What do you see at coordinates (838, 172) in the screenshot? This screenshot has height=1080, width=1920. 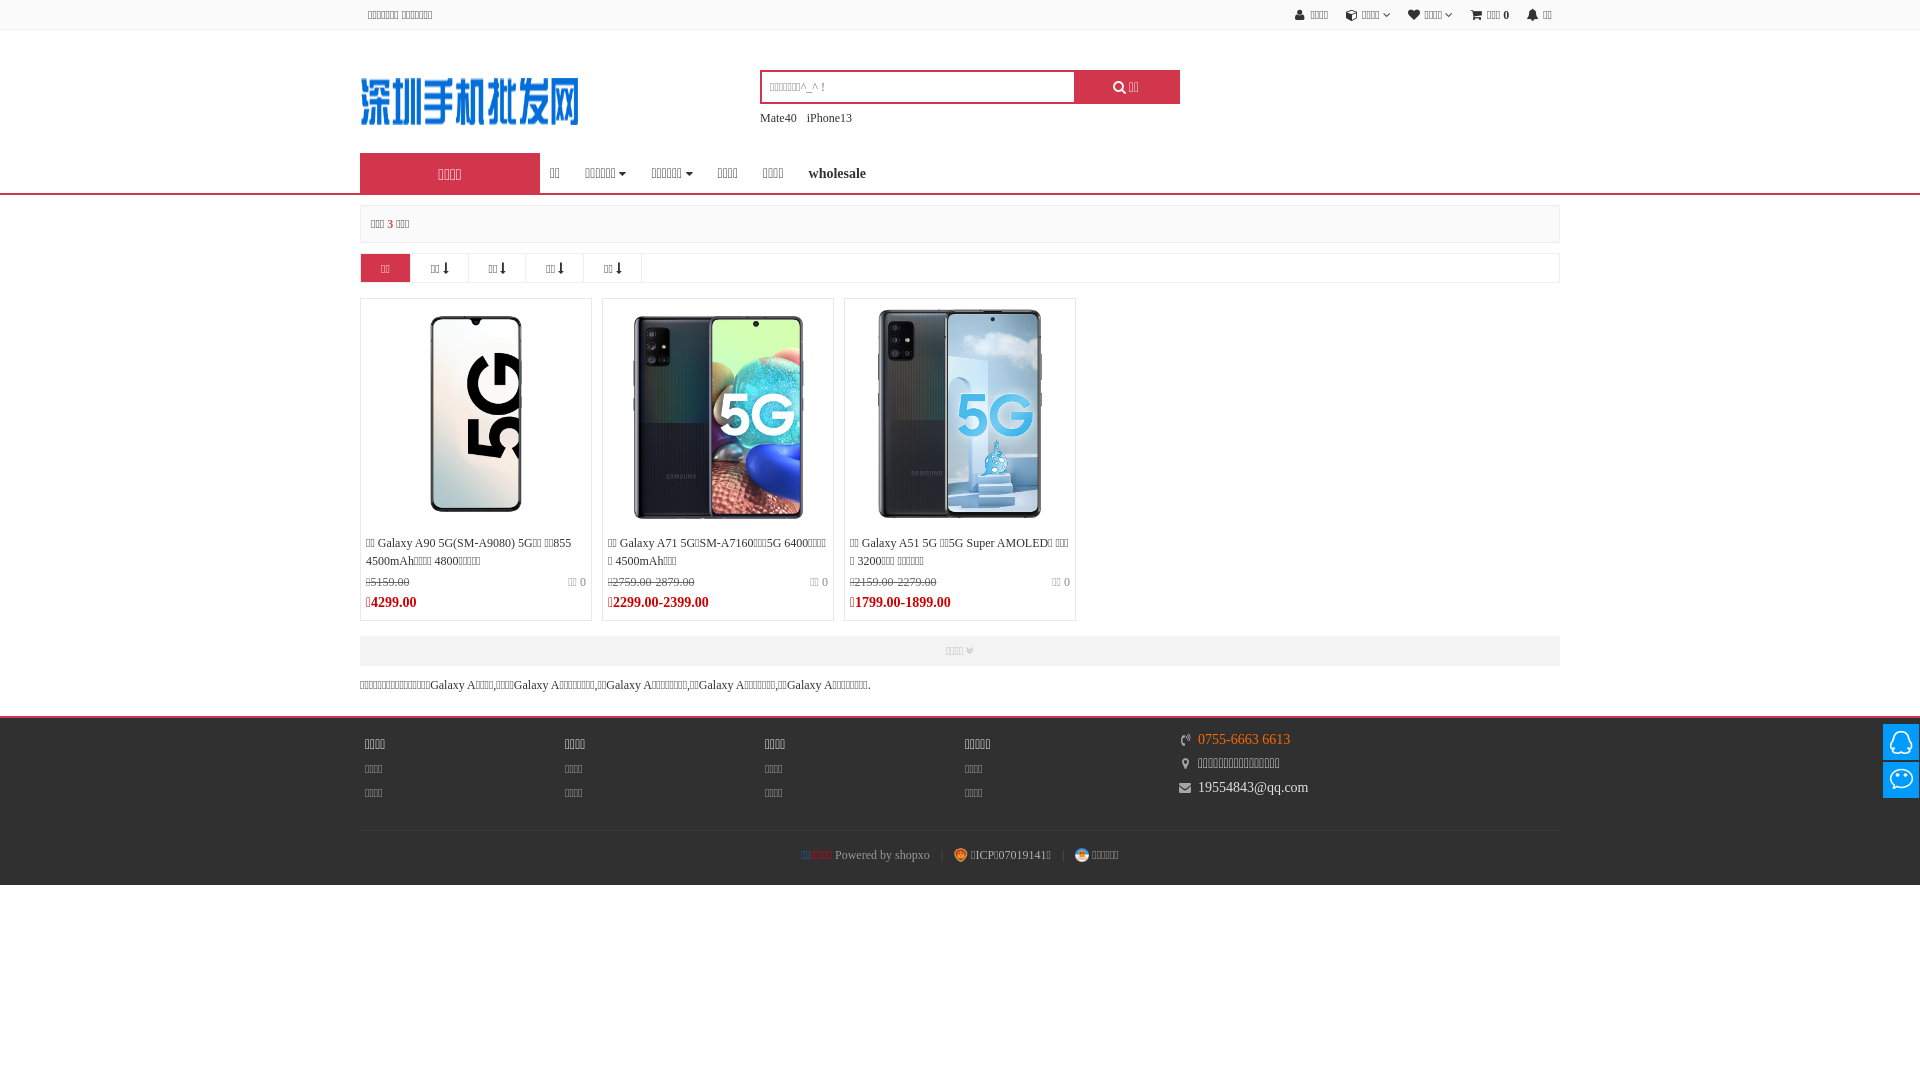 I see `'wholesale'` at bounding box center [838, 172].